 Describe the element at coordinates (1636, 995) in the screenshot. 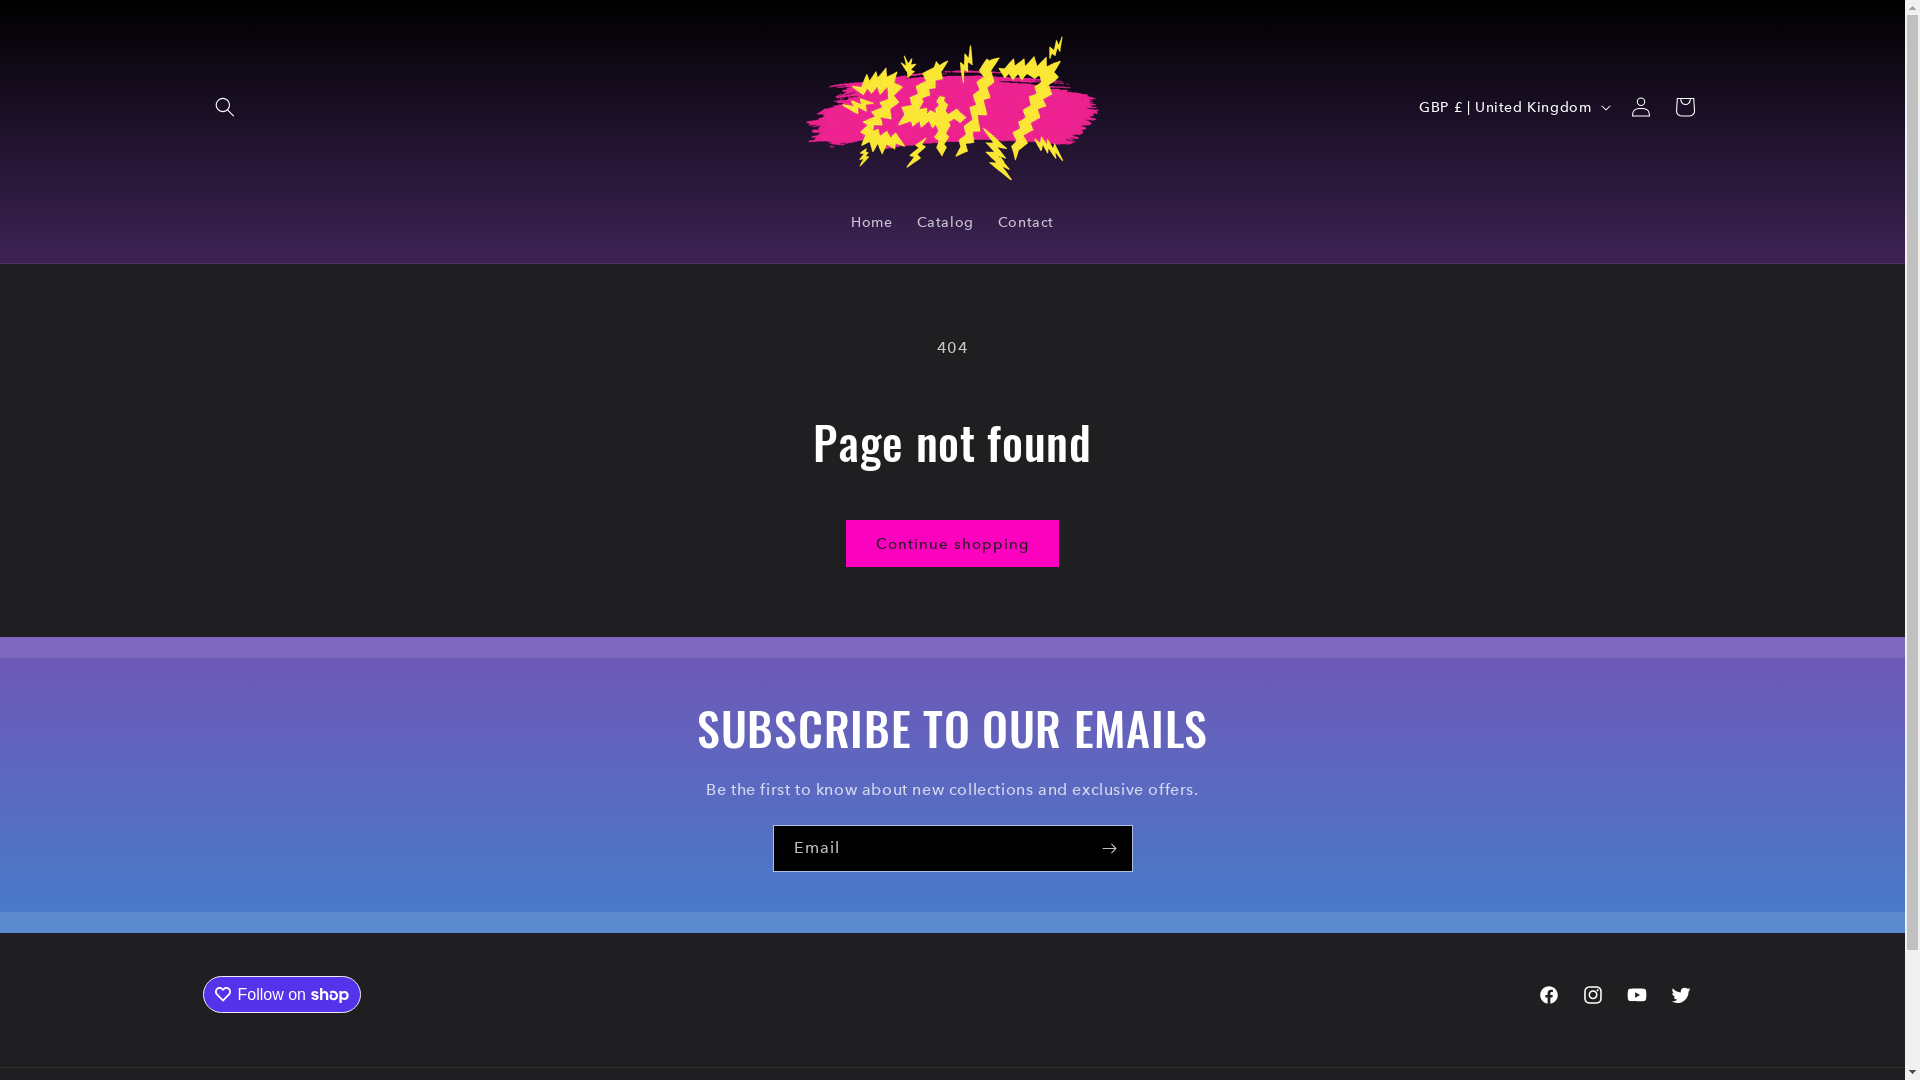

I see `'YouTube'` at that location.